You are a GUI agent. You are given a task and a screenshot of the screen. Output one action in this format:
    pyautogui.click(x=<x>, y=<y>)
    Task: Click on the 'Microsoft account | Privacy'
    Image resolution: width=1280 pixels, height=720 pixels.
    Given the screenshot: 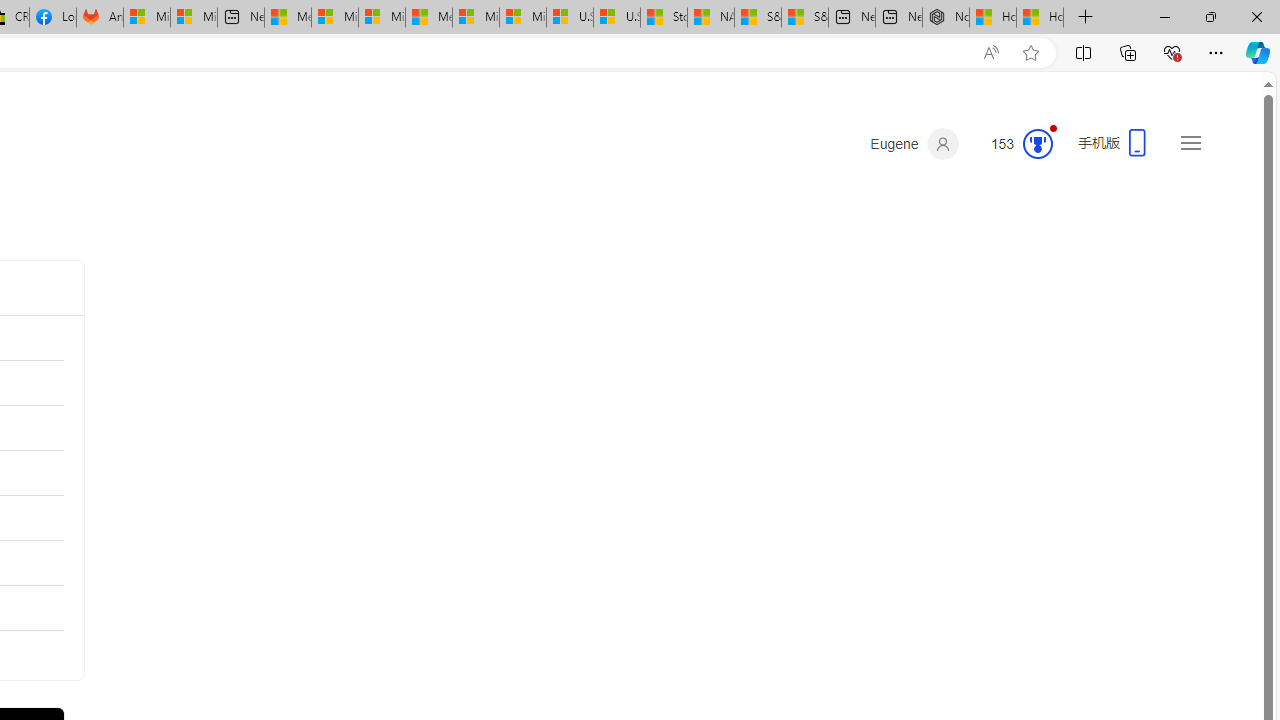 What is the action you would take?
    pyautogui.click(x=335, y=17)
    